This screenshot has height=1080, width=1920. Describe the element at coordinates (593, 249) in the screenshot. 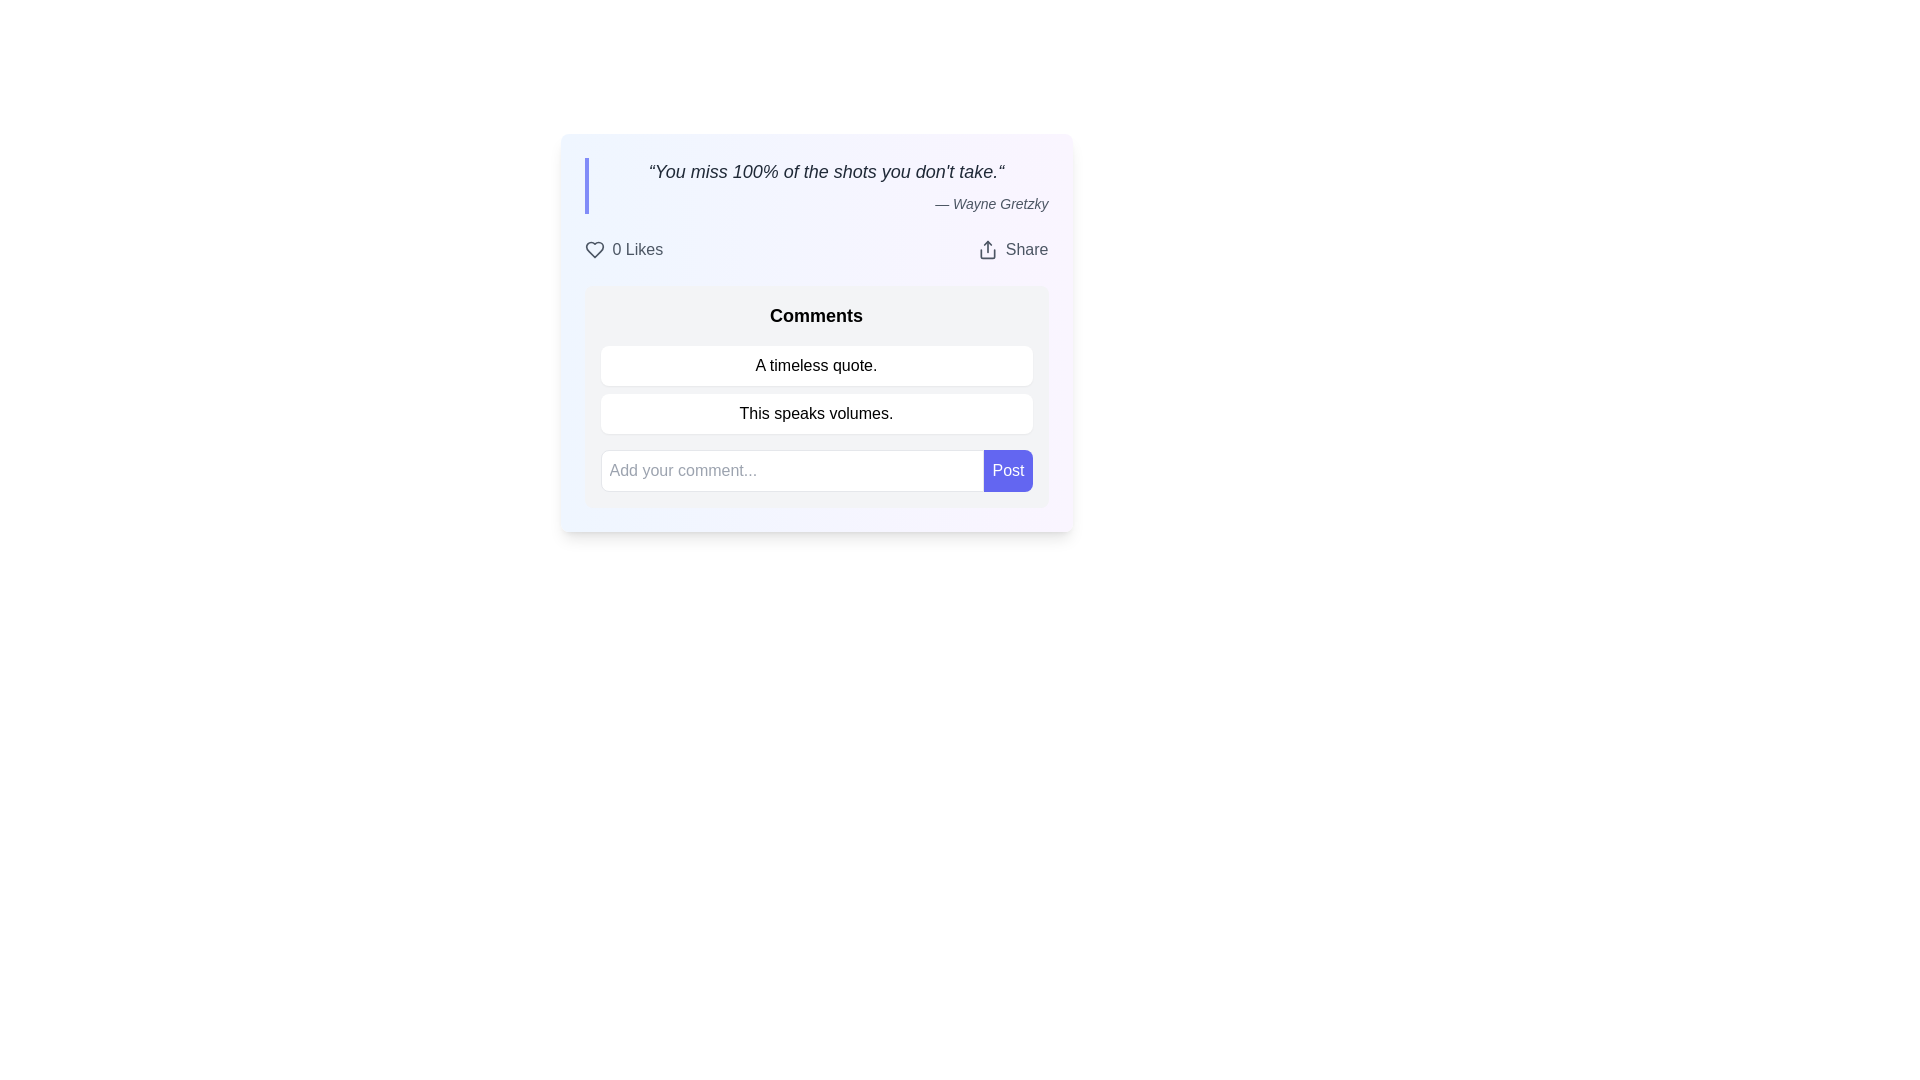

I see `the heart shape icon located in the top-left section of the interface, adjacent to the text '0 Likes', as part of the interface` at that location.